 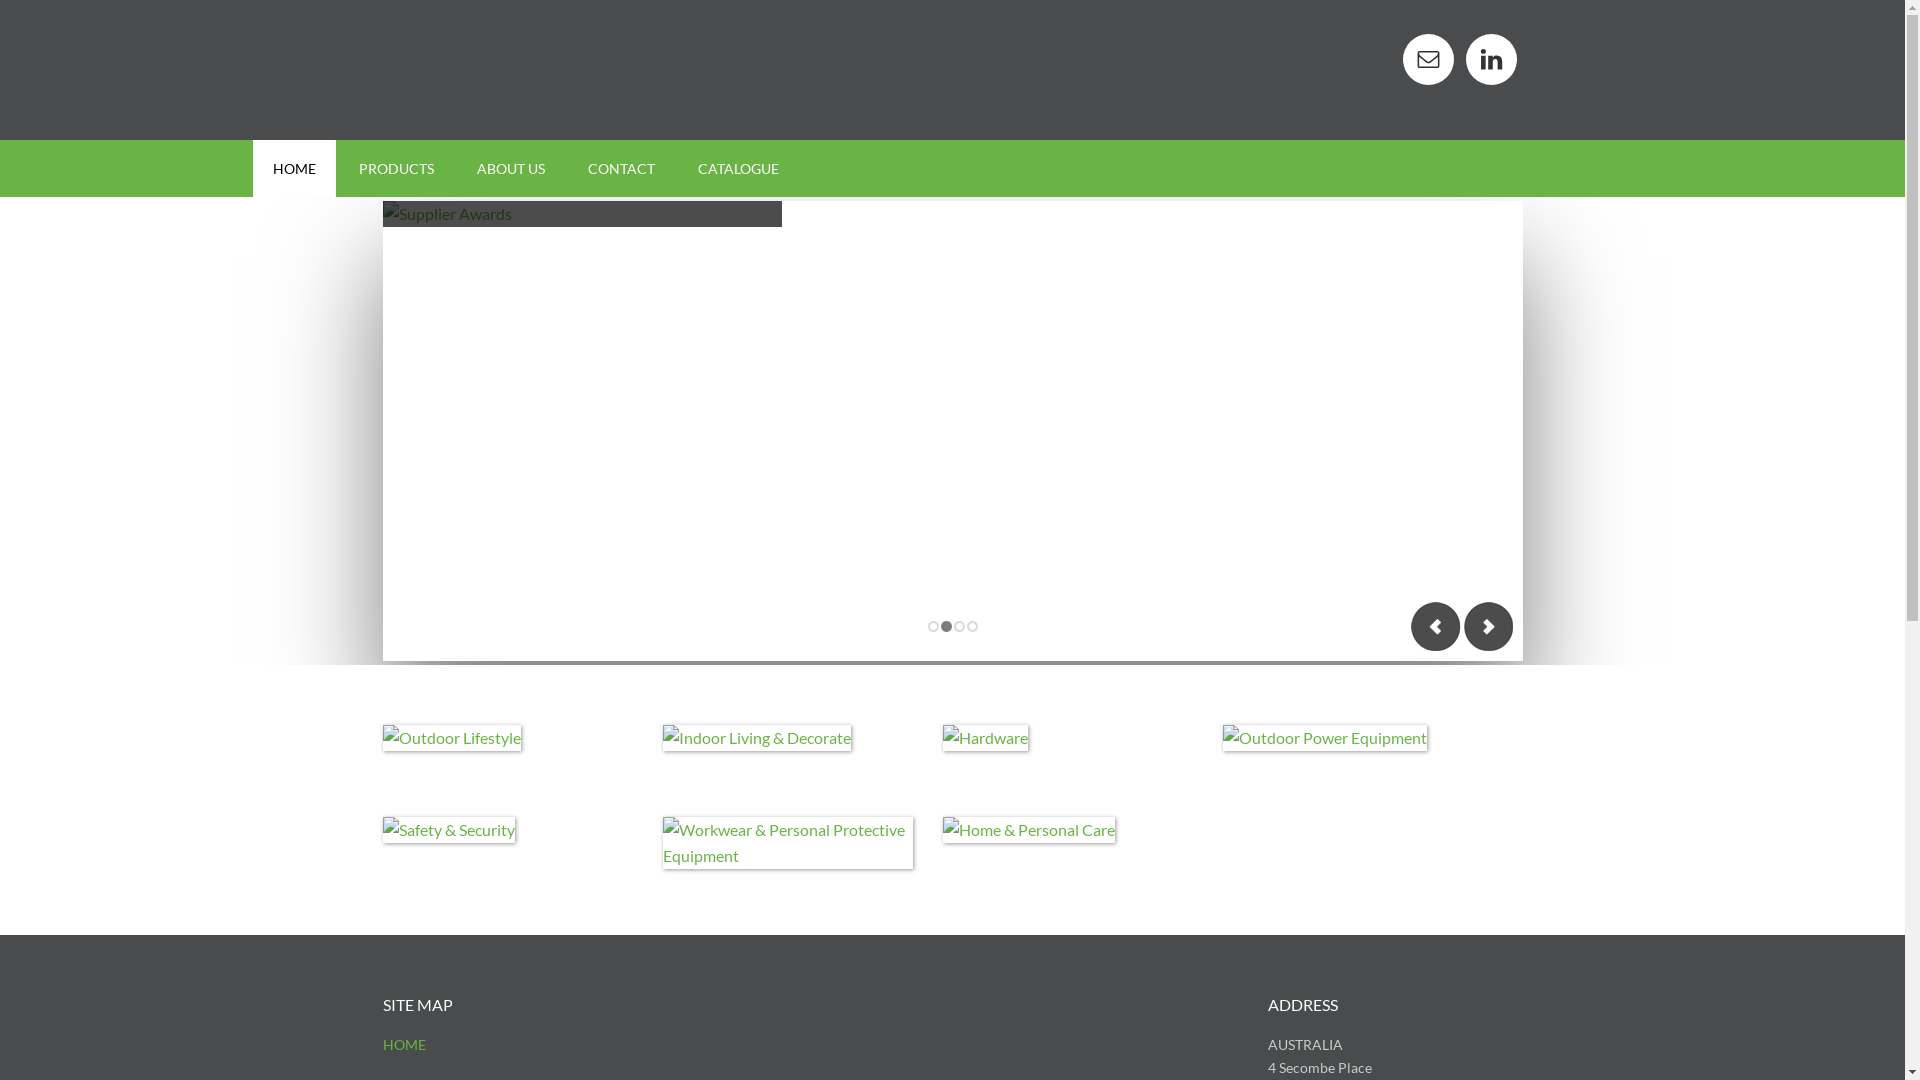 What do you see at coordinates (945, 626) in the screenshot?
I see `'2'` at bounding box center [945, 626].